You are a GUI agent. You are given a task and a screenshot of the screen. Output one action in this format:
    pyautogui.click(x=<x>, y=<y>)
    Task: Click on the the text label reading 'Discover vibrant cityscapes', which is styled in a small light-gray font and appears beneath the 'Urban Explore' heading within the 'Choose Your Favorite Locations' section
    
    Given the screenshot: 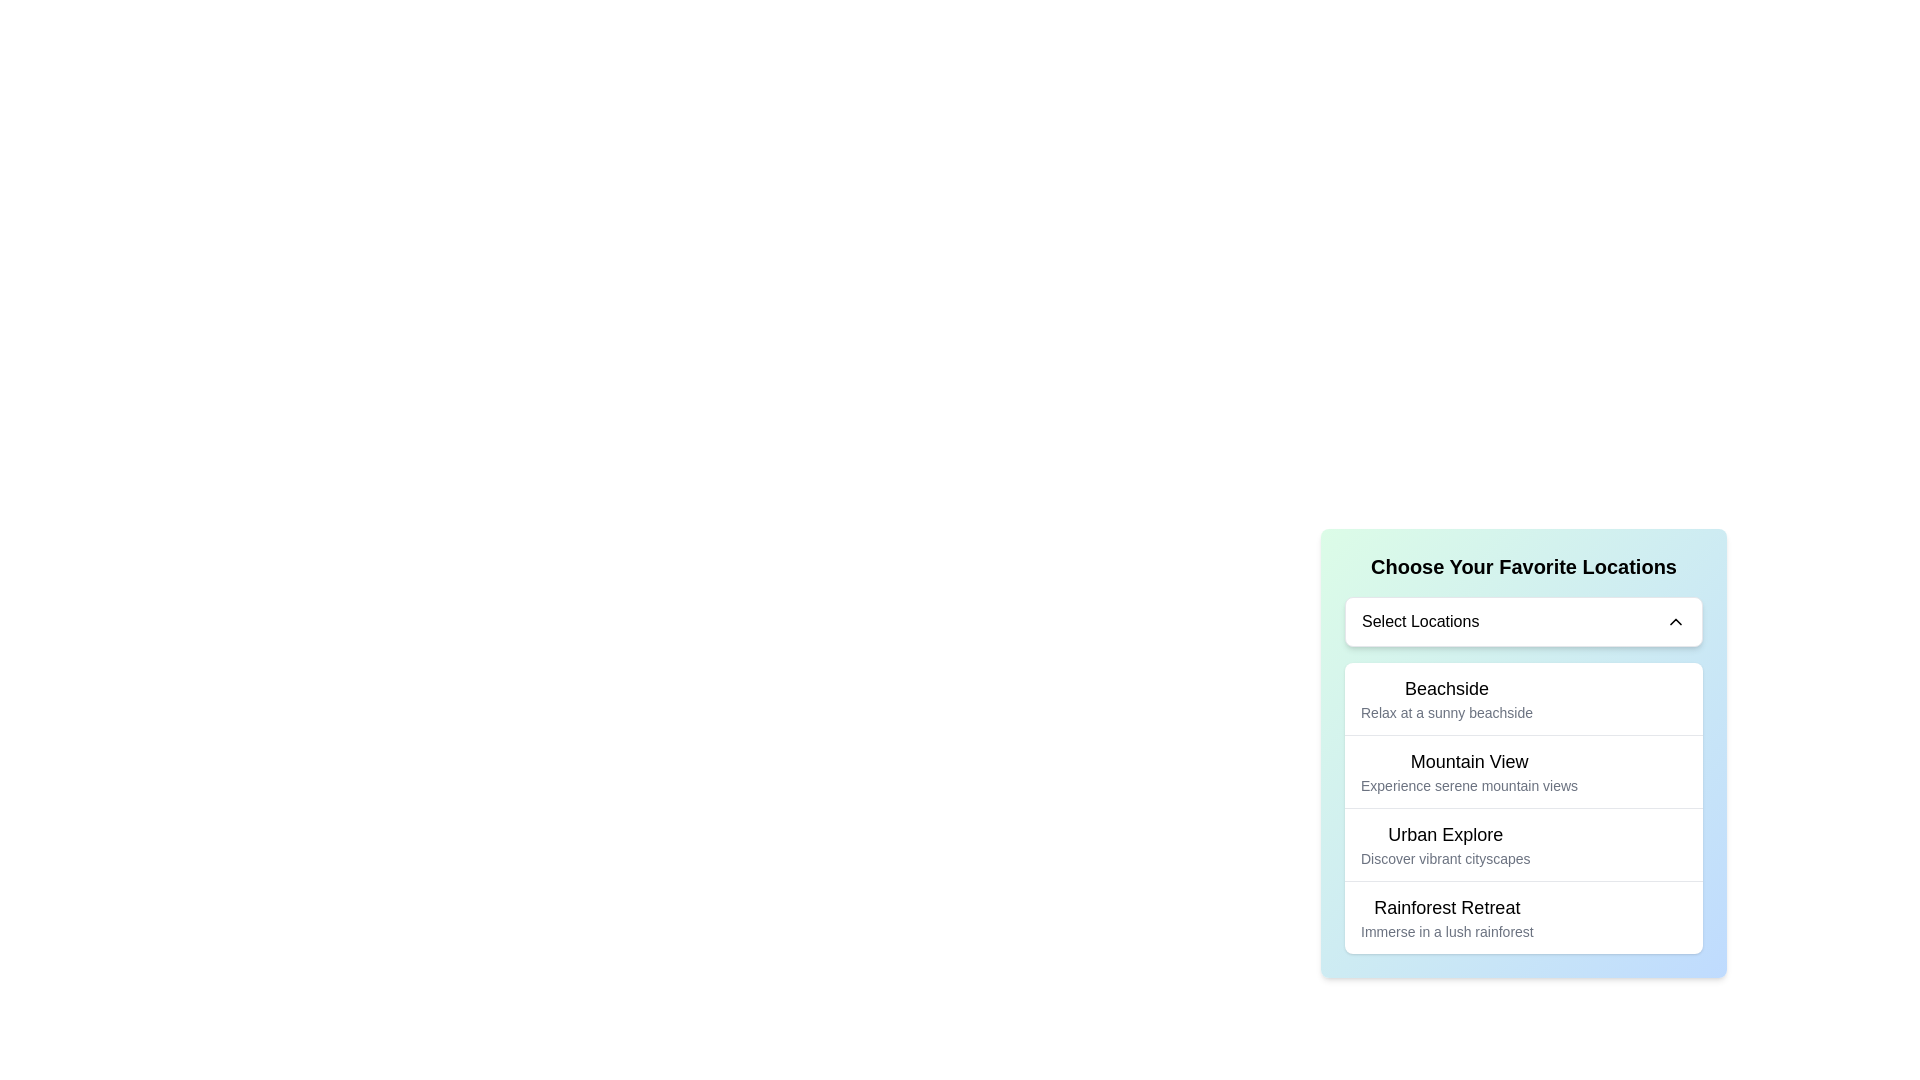 What is the action you would take?
    pyautogui.click(x=1445, y=858)
    